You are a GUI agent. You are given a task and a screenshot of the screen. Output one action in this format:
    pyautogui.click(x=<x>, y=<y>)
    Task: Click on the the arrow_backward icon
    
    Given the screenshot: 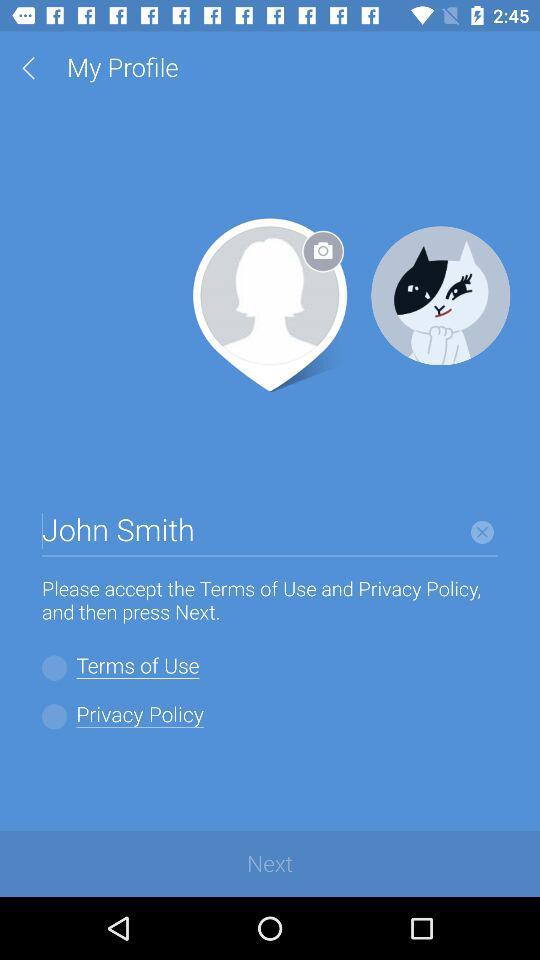 What is the action you would take?
    pyautogui.click(x=35, y=68)
    